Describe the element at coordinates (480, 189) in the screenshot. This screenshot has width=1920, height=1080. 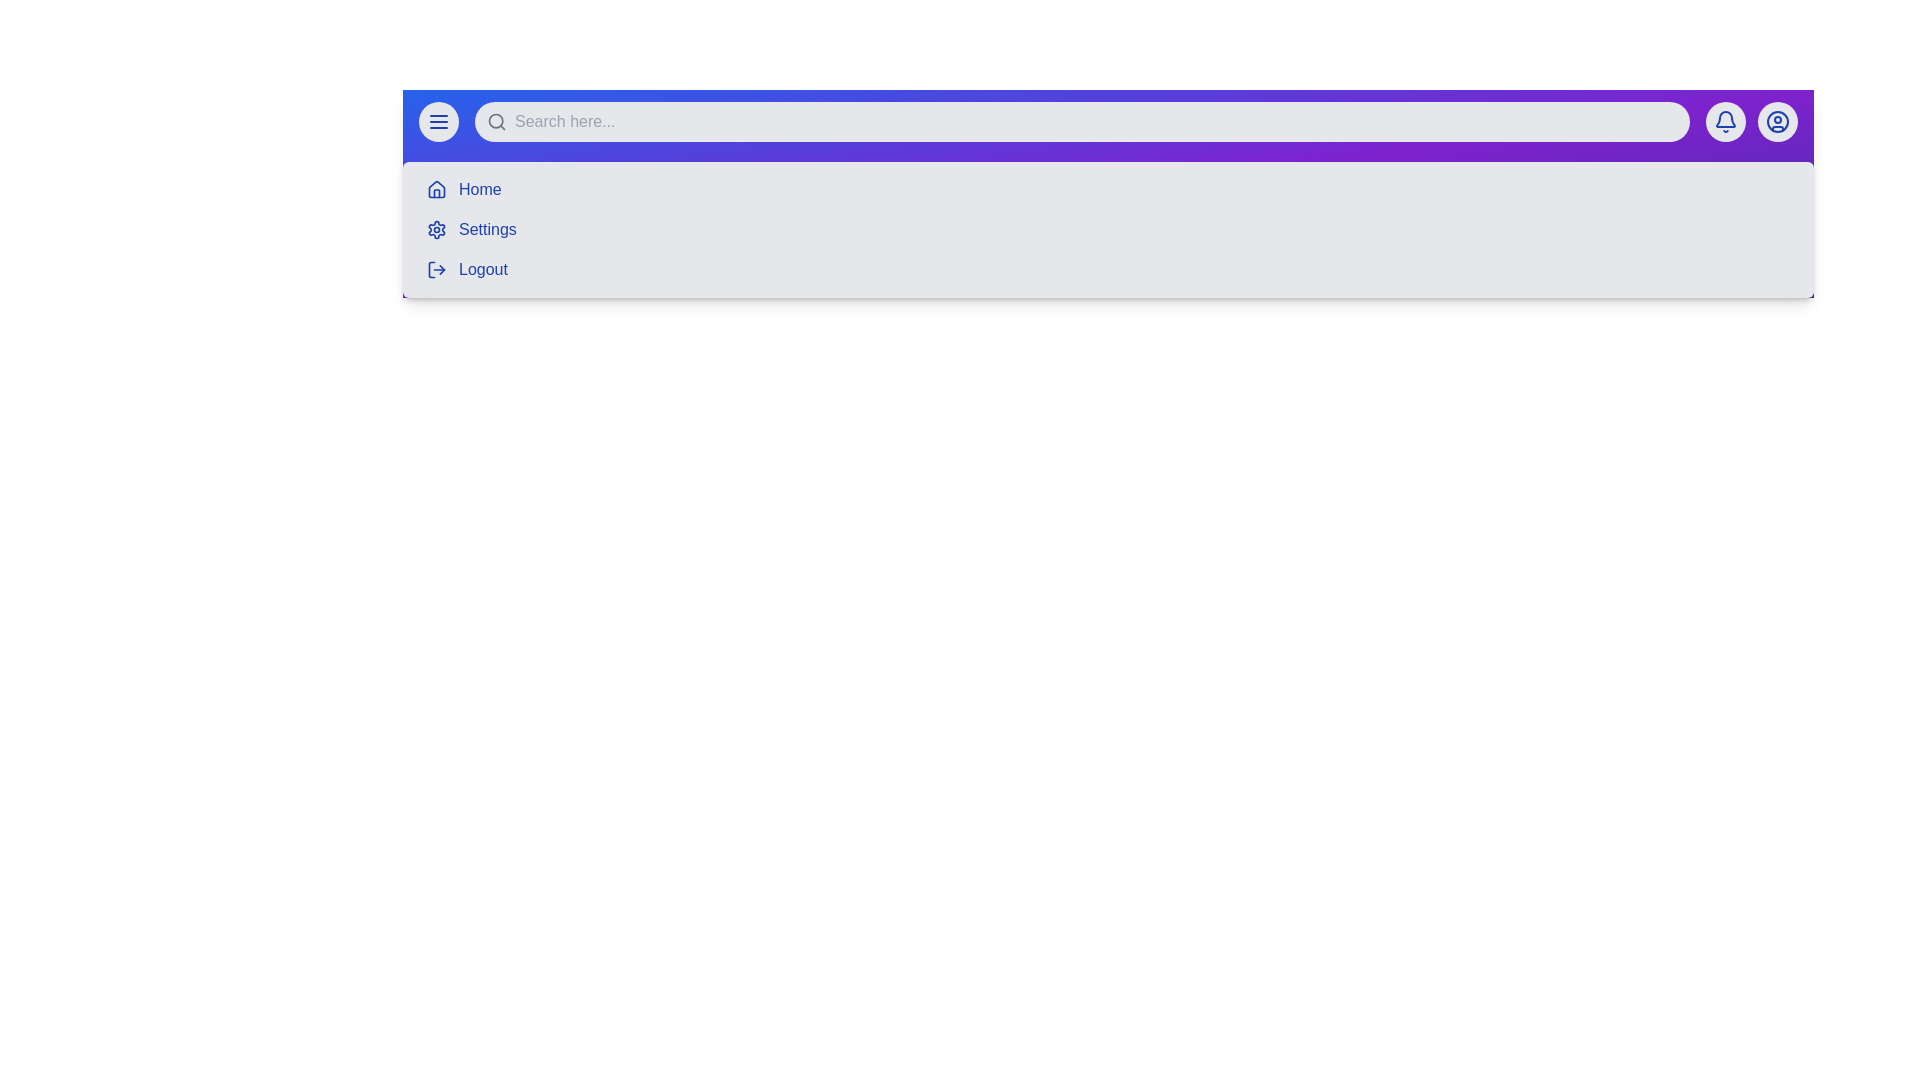
I see `the menu item Home from the navigation bar` at that location.